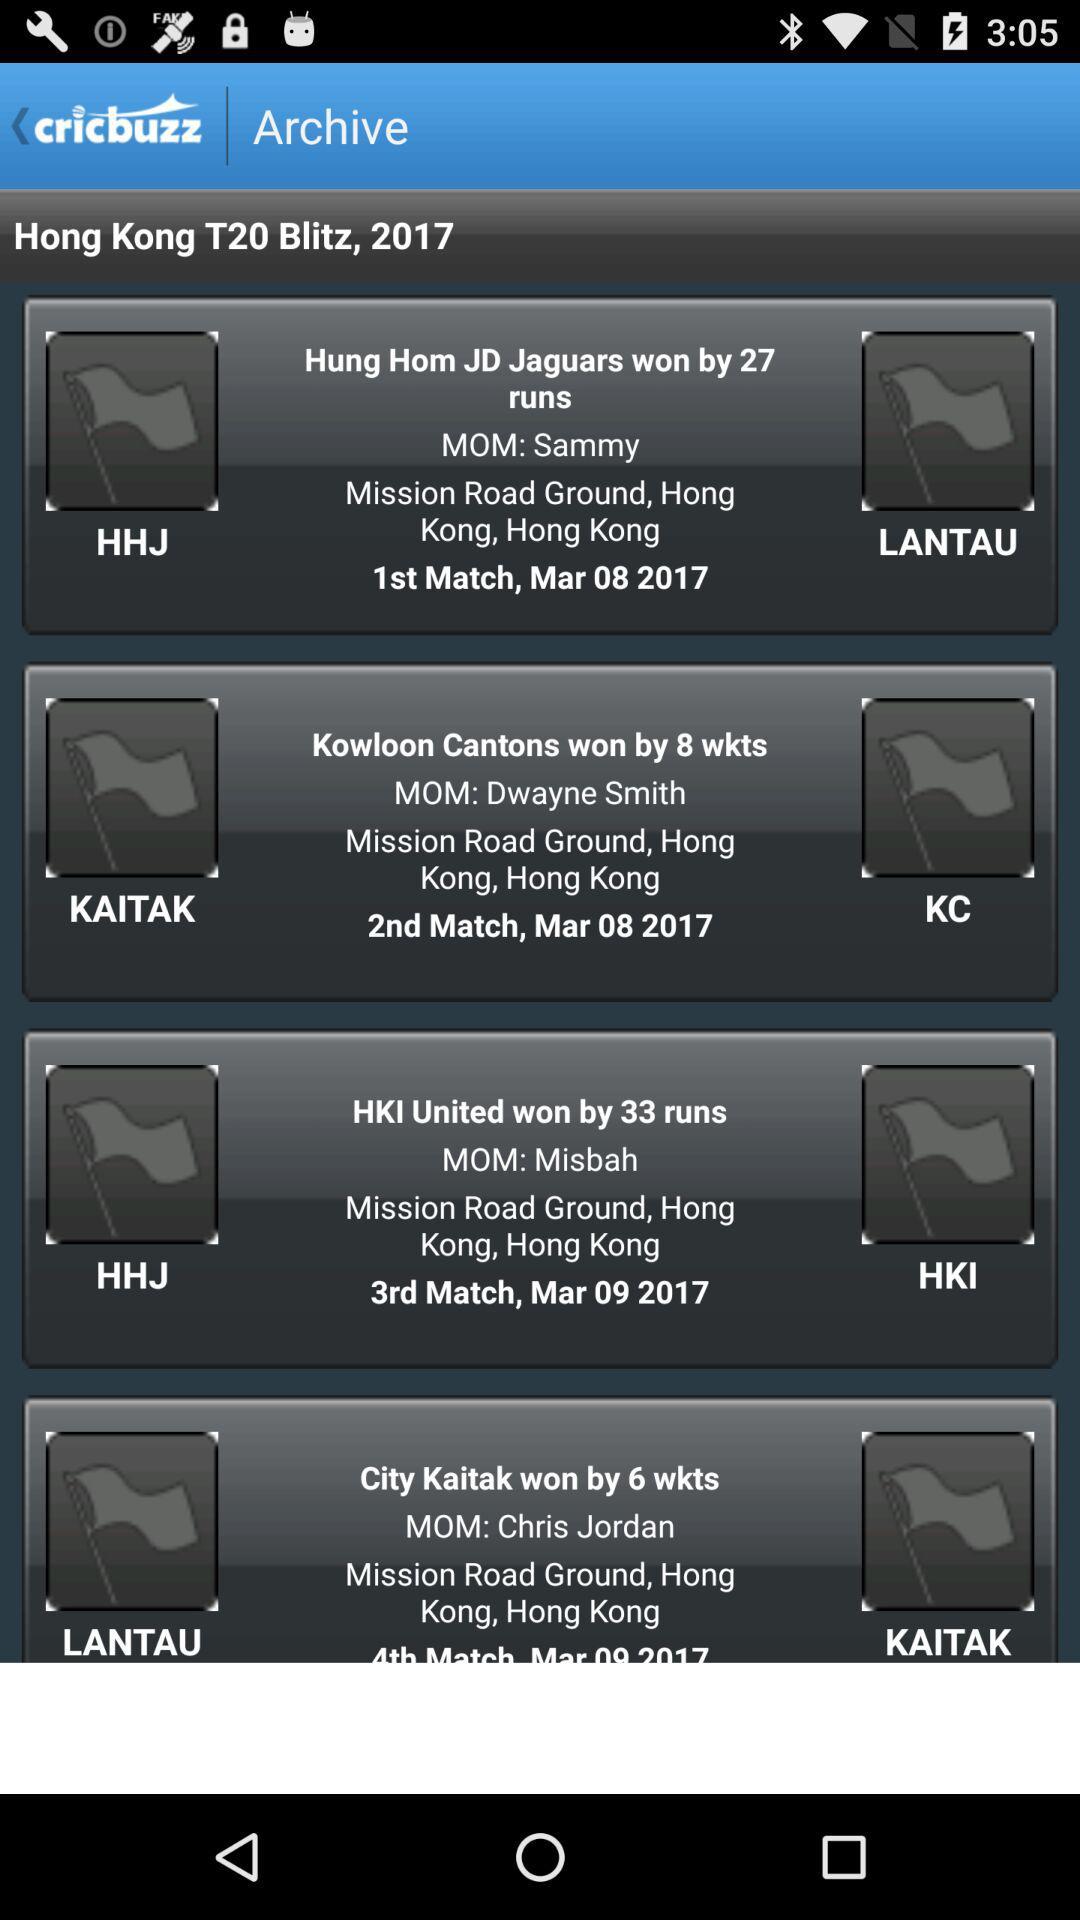 Image resolution: width=1080 pixels, height=1920 pixels. Describe the element at coordinates (540, 742) in the screenshot. I see `icon below 1st match mar app` at that location.